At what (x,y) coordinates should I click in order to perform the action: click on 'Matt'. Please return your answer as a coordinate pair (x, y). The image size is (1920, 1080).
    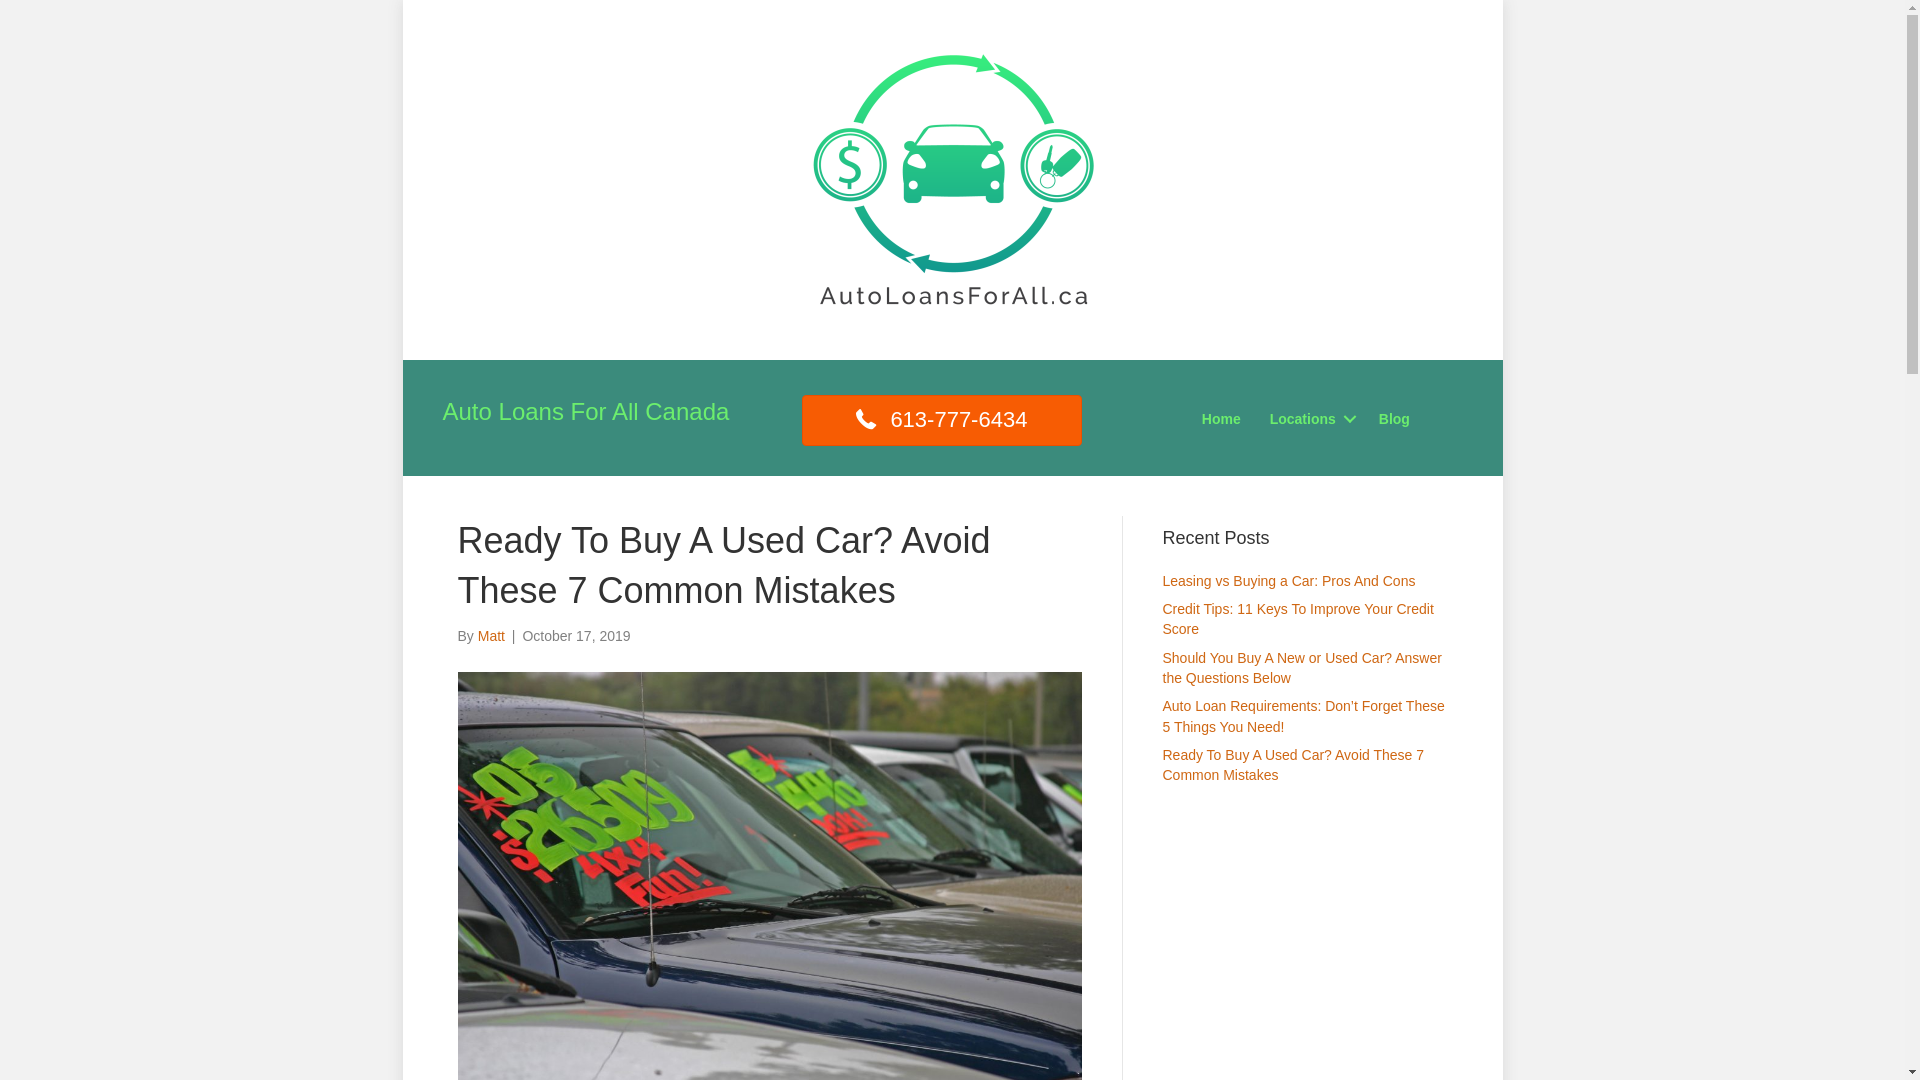
    Looking at the image, I should click on (477, 636).